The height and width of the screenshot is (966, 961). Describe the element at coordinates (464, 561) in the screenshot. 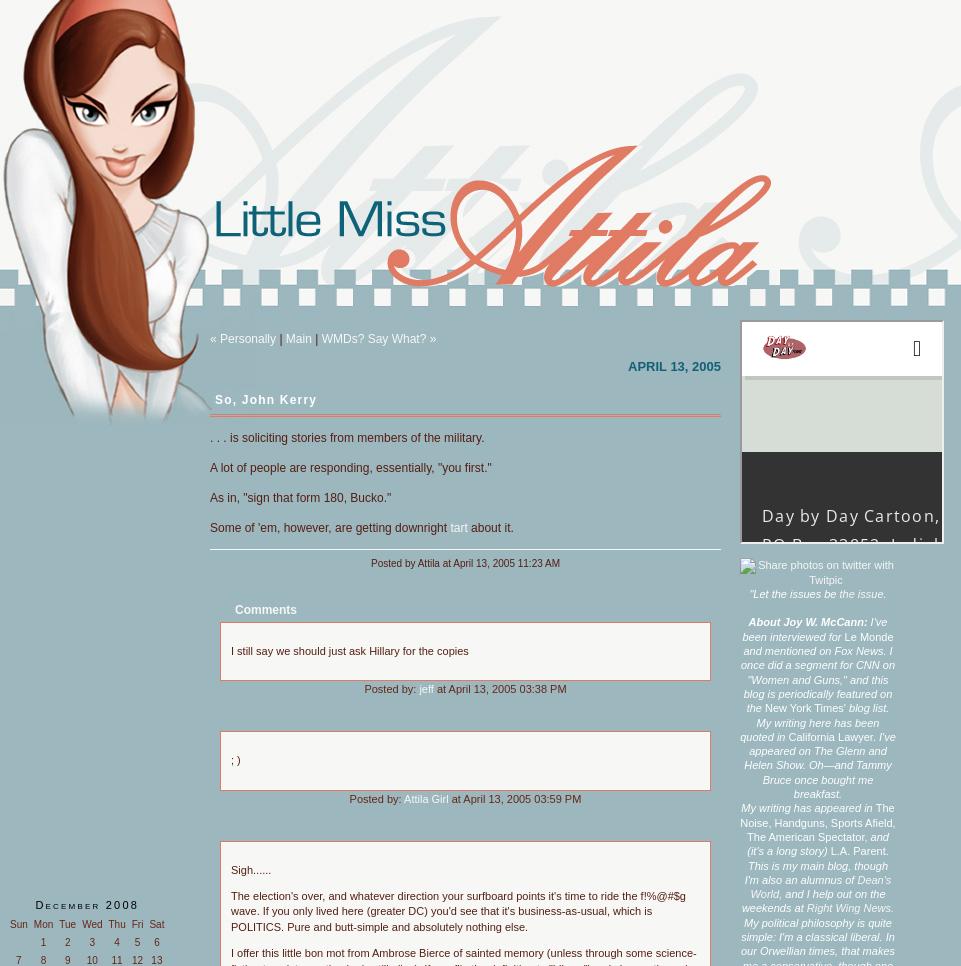

I see `'Posted by Attila at April 13, 2005 11:23 AM'` at that location.